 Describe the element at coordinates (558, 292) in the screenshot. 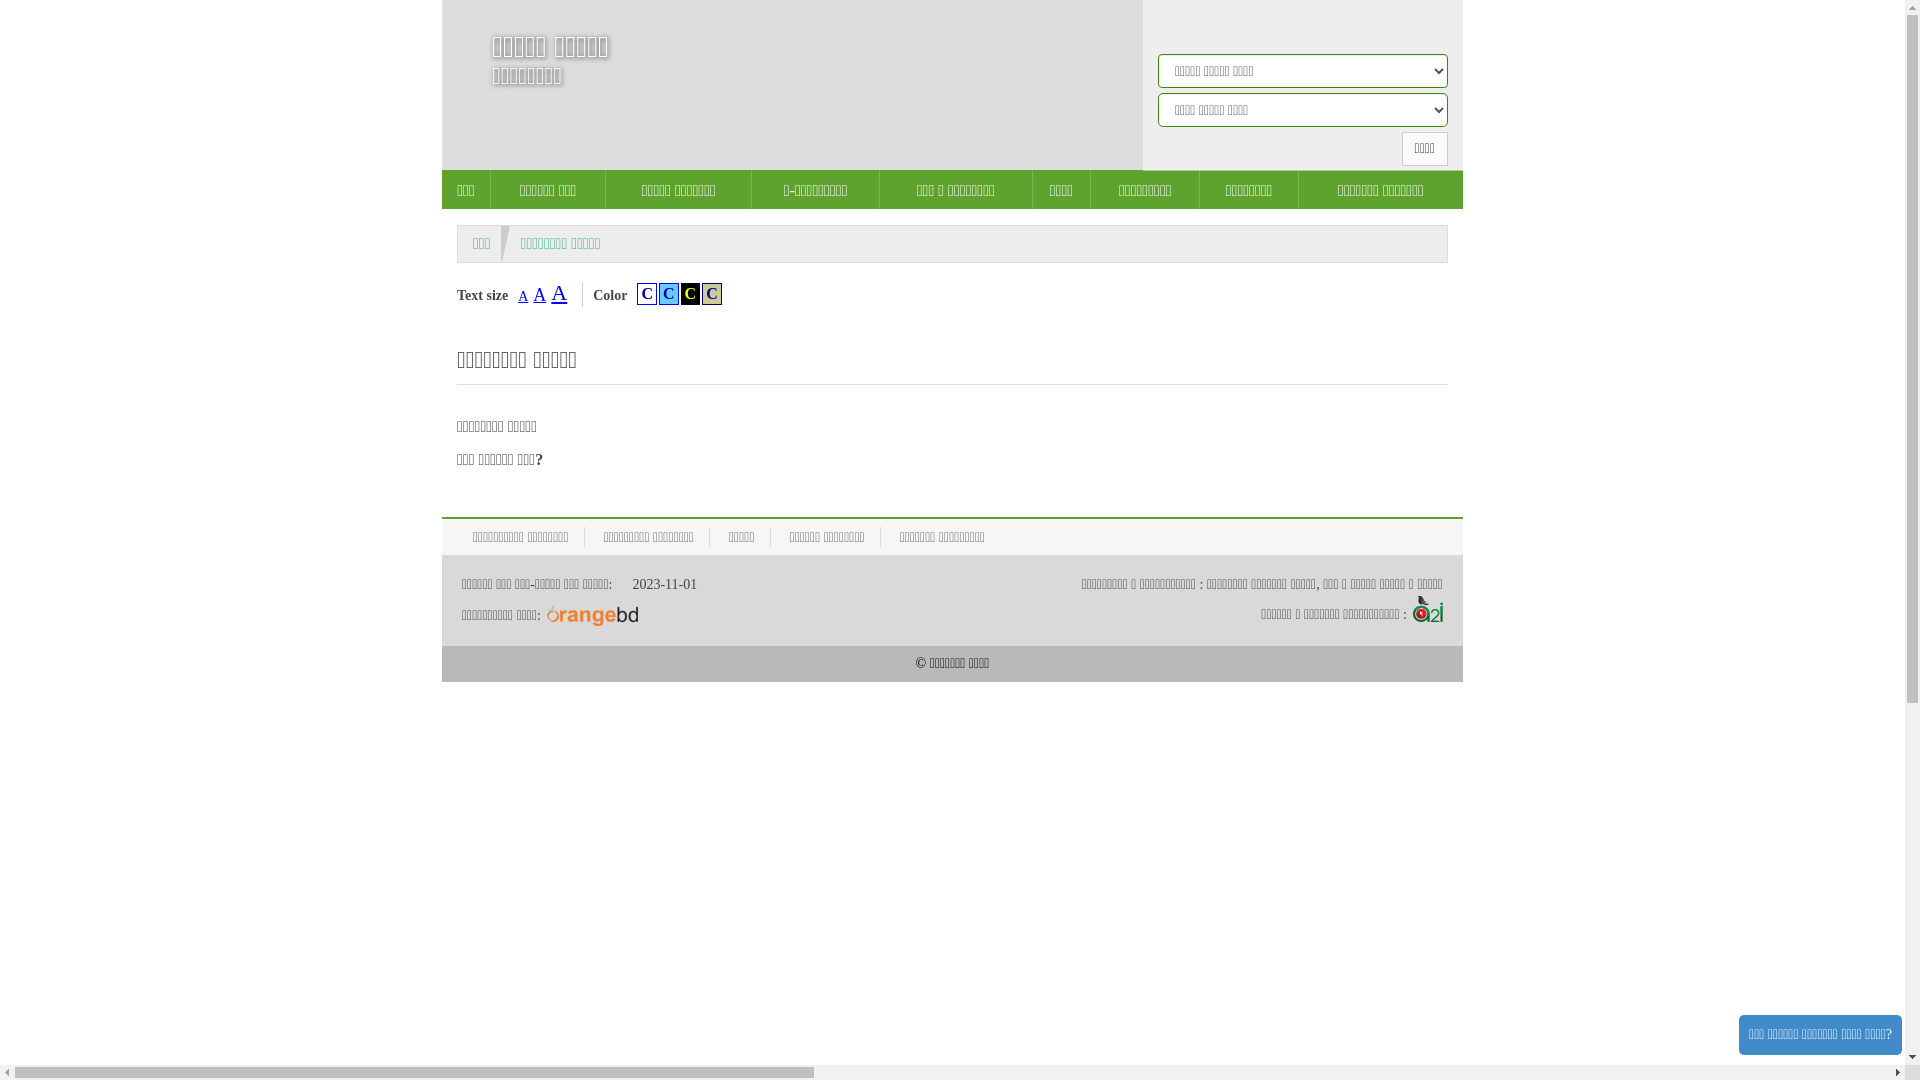

I see `'A'` at that location.